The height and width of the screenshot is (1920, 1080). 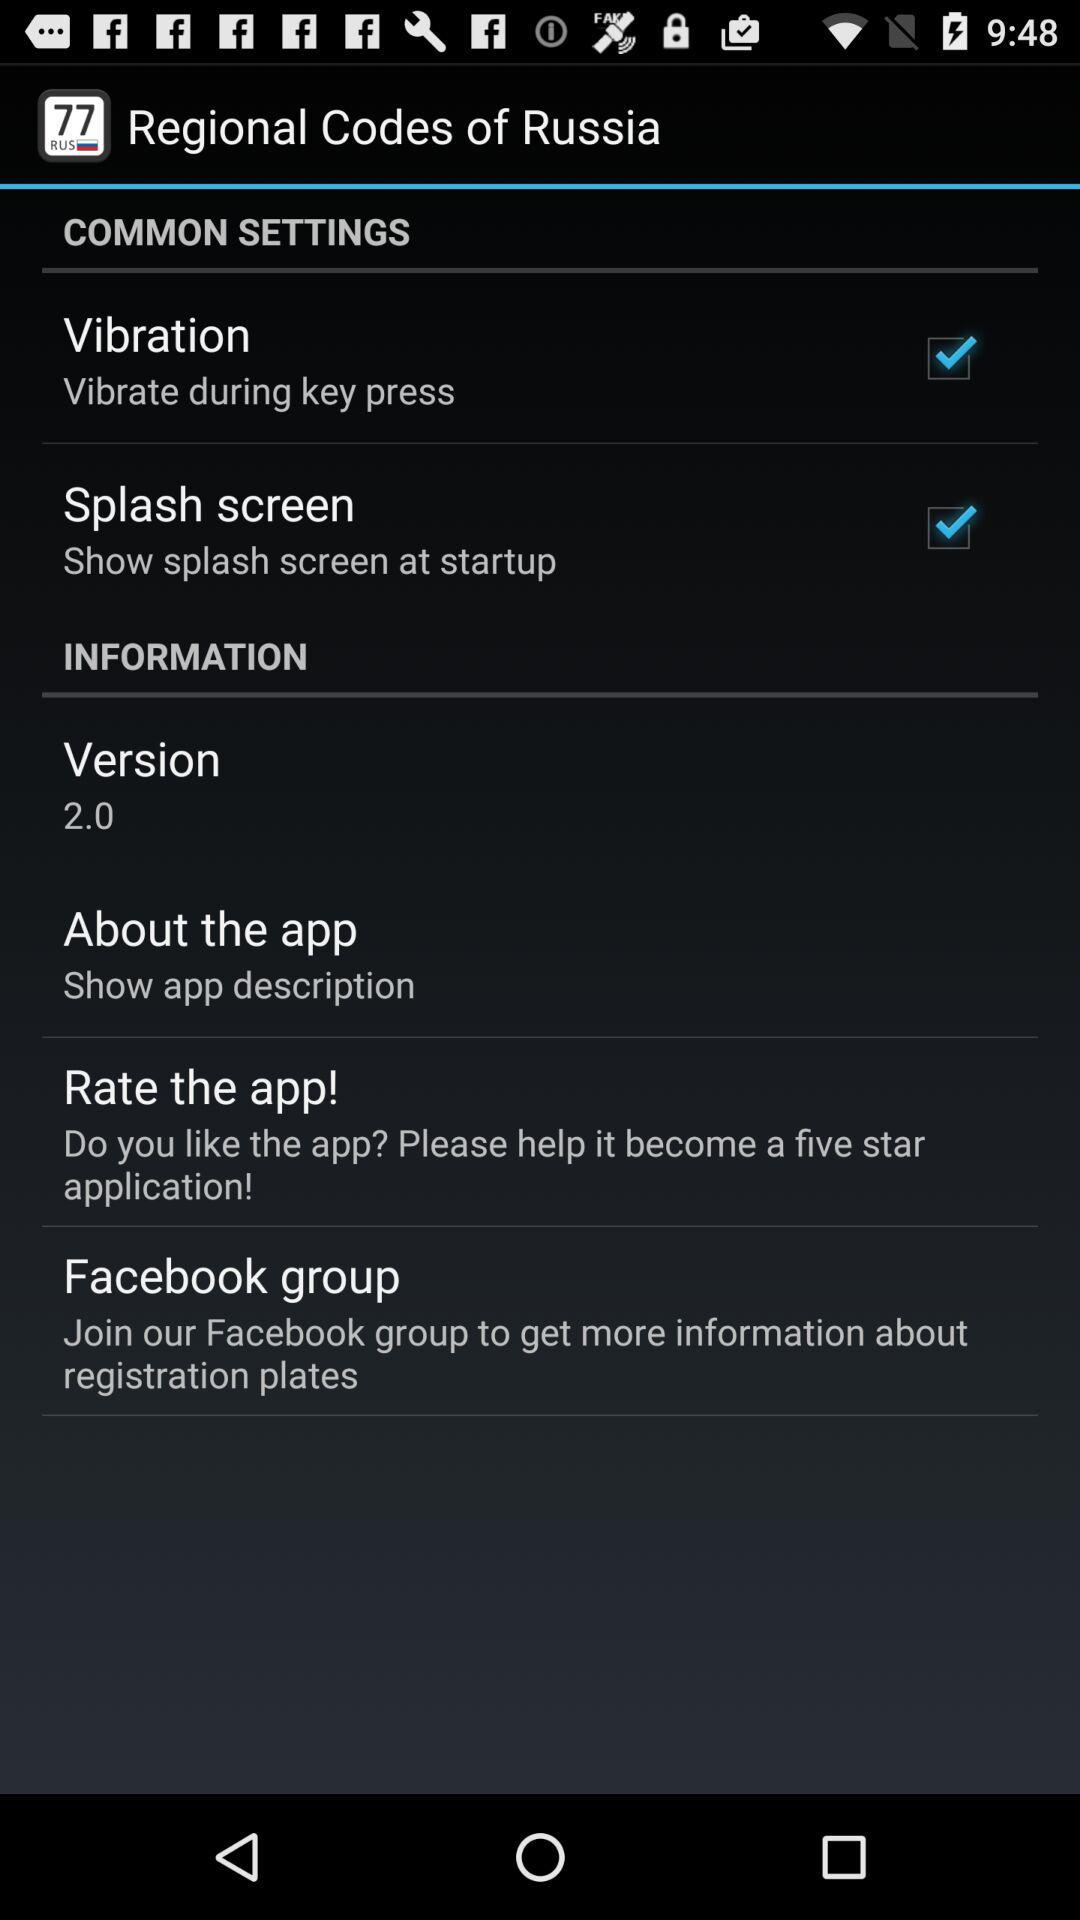 I want to click on app below vibration app, so click(x=258, y=389).